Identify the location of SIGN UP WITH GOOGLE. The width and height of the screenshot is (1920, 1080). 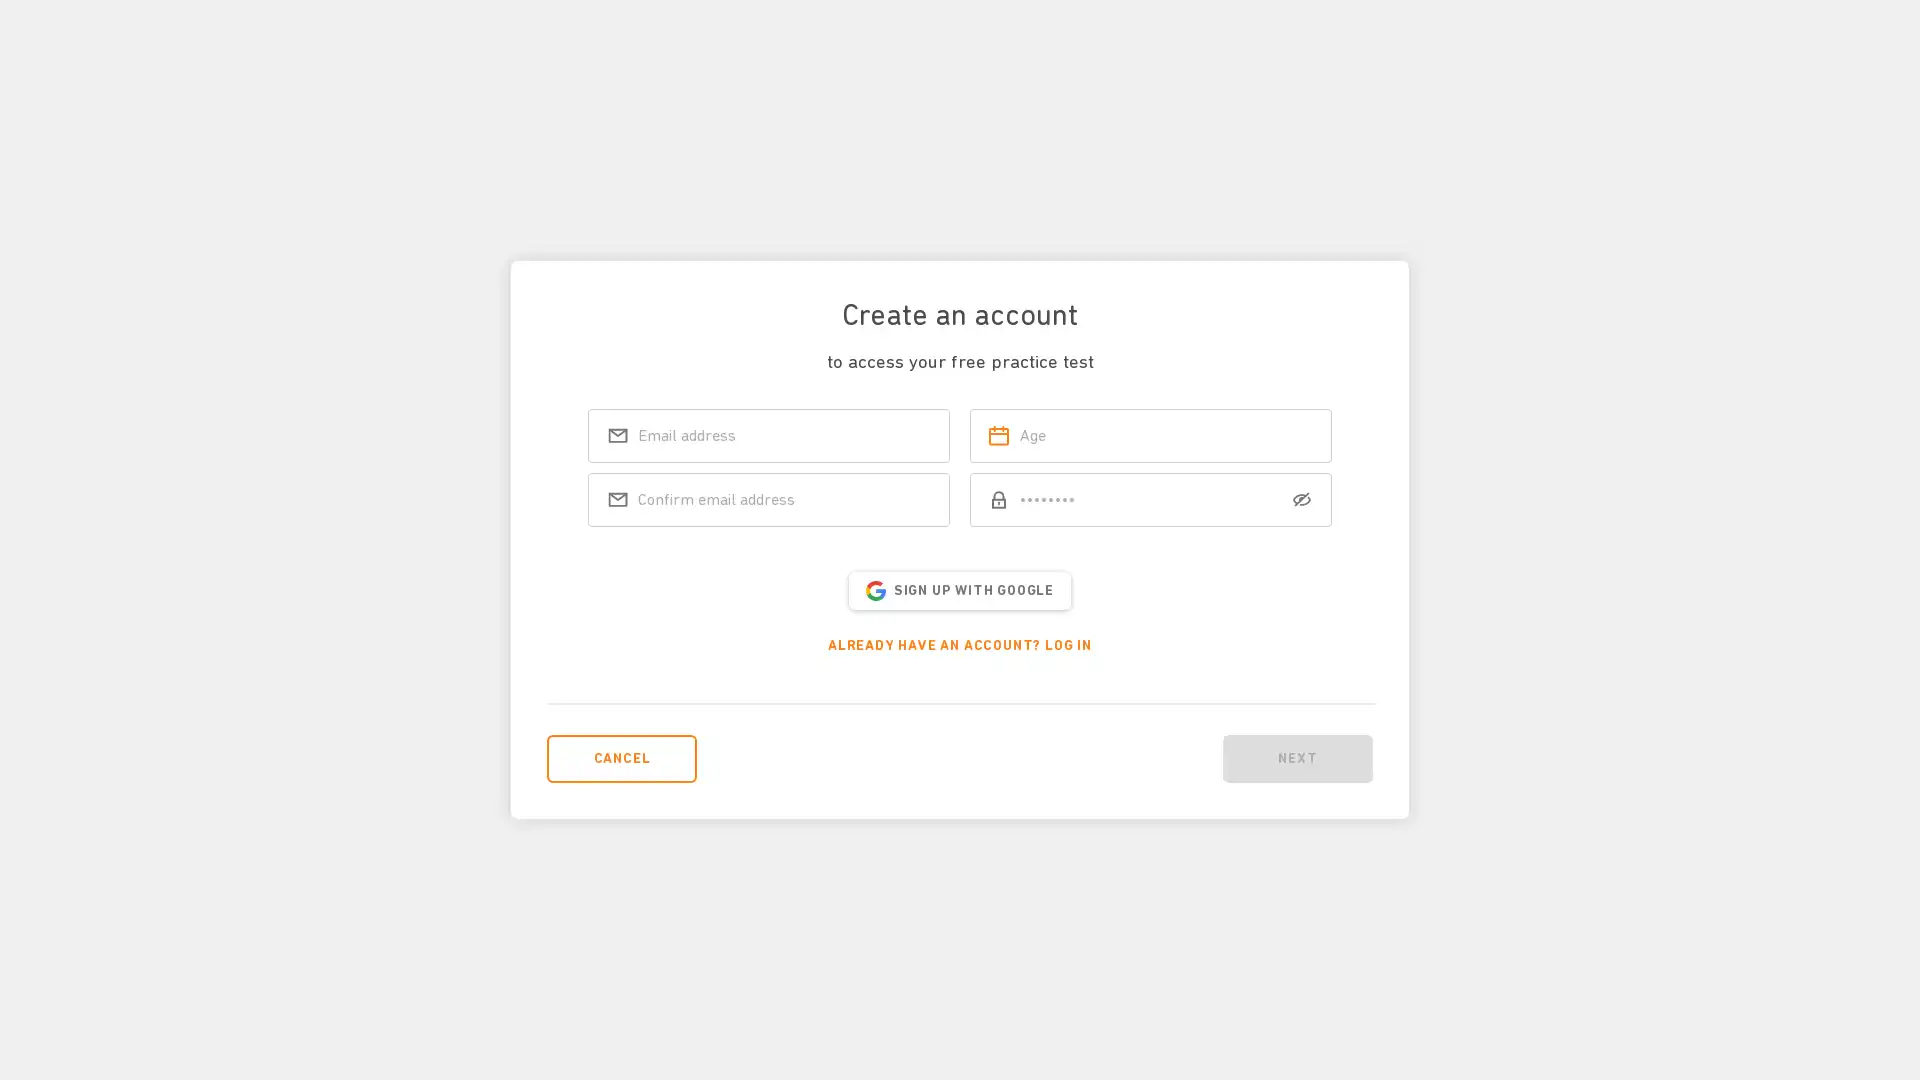
(958, 589).